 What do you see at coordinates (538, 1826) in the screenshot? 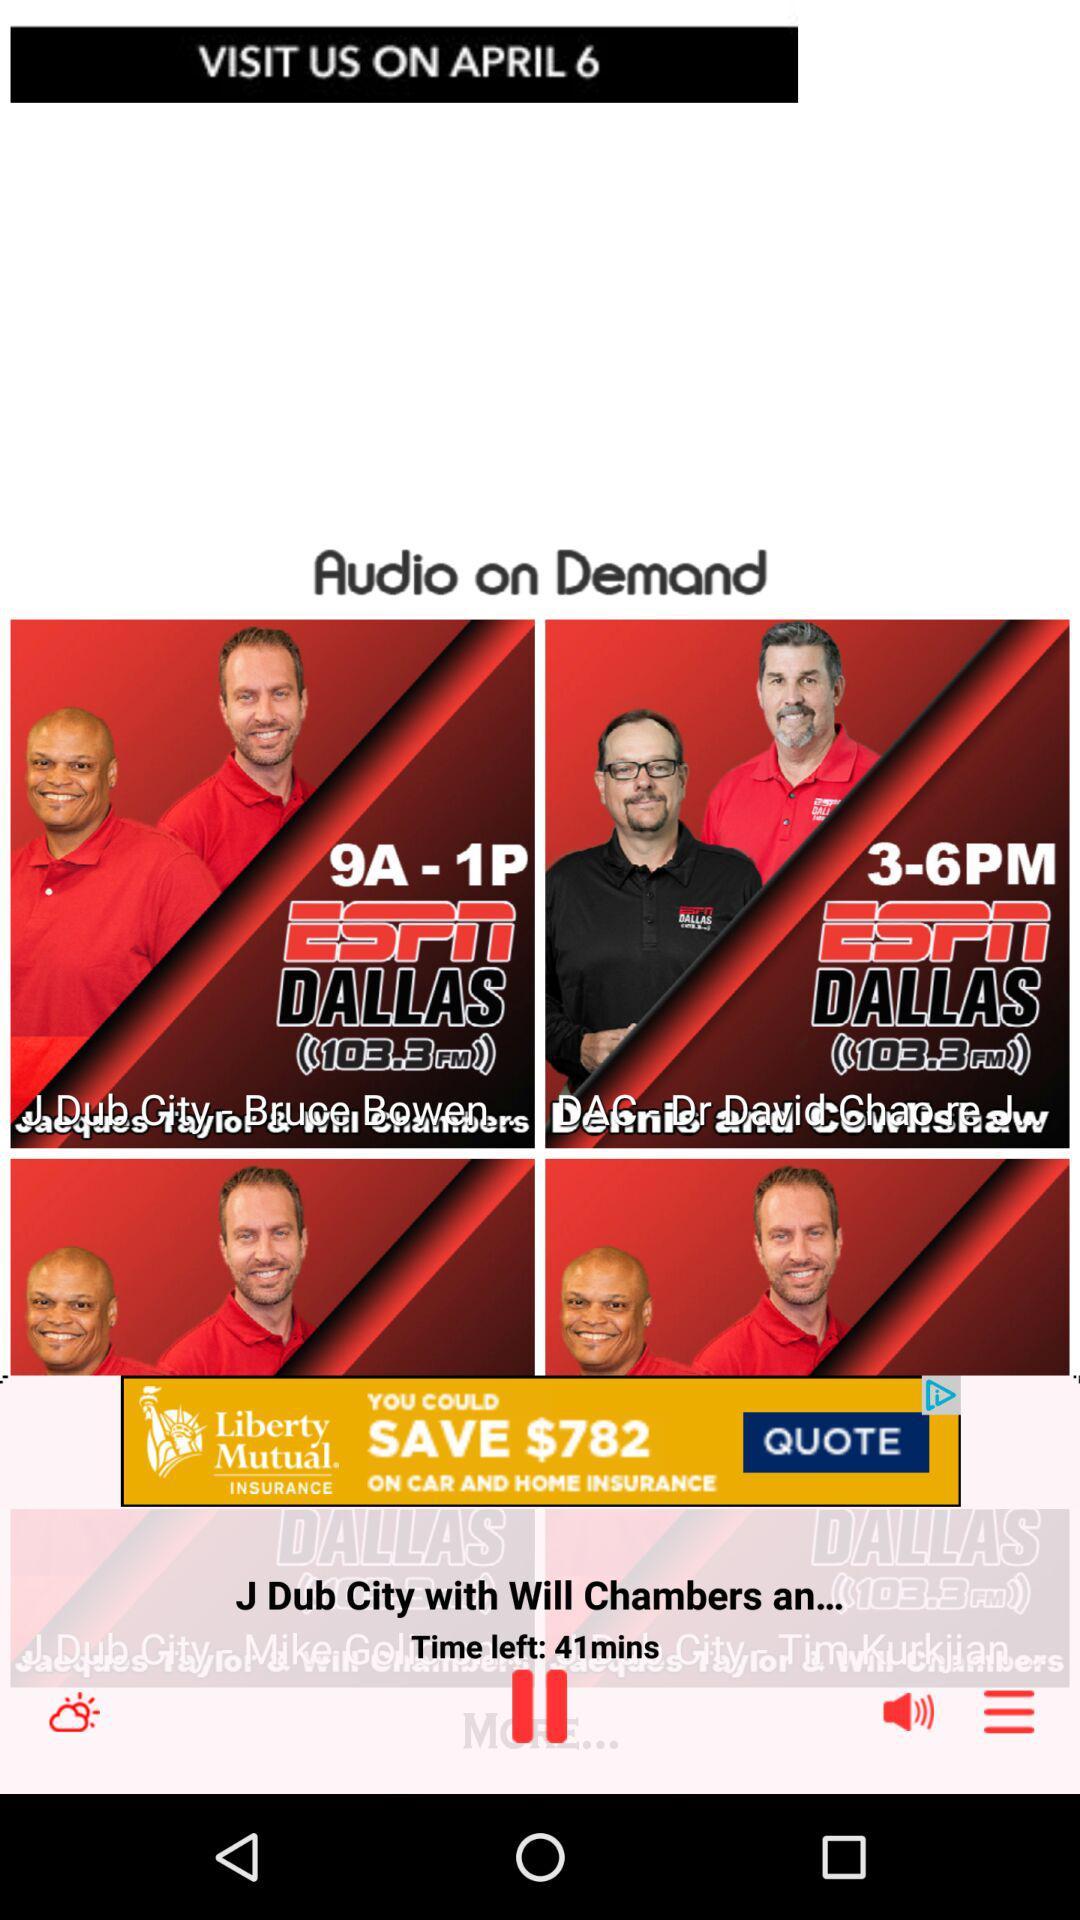
I see `the pause icon` at bounding box center [538, 1826].